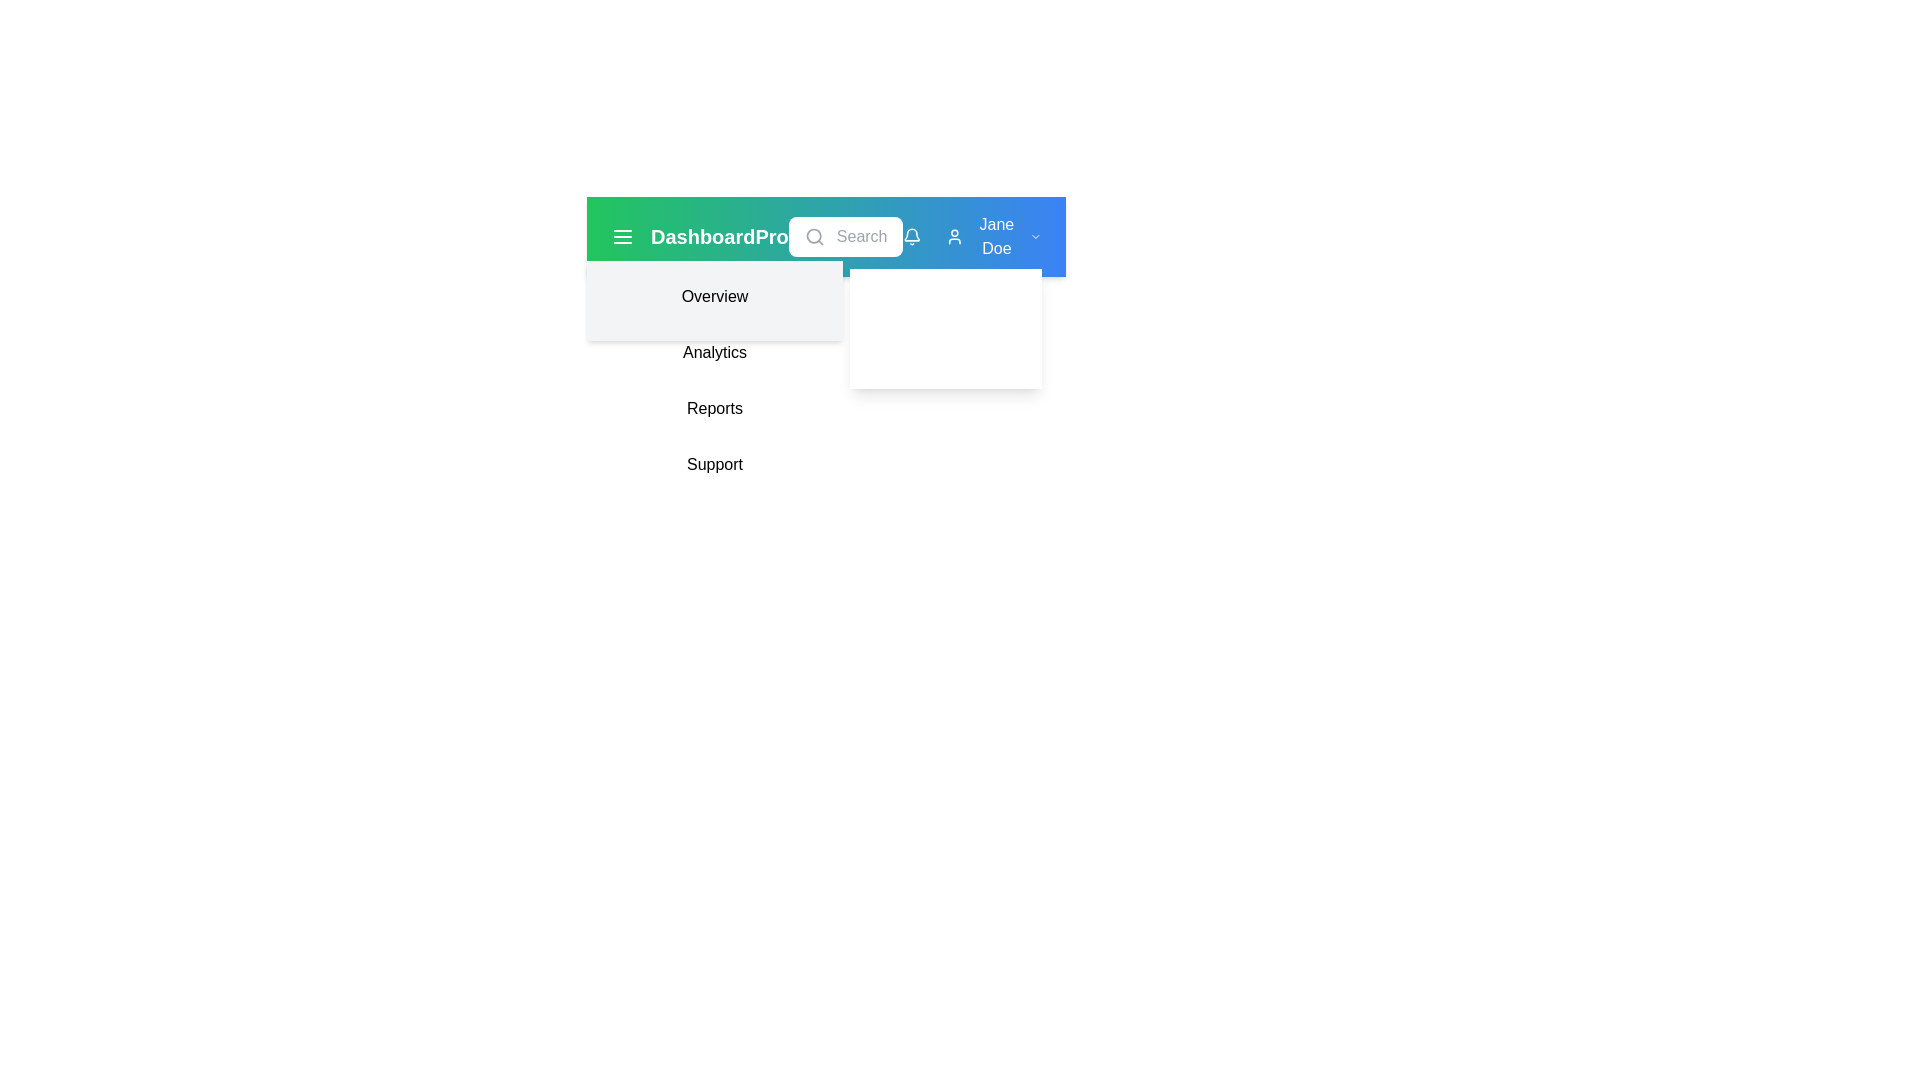 The image size is (1920, 1080). Describe the element at coordinates (720, 235) in the screenshot. I see `the branding text label positioned in the top navigation bar, located to the center-left of the interface, next to the menu icon with three horizontal lines` at that location.